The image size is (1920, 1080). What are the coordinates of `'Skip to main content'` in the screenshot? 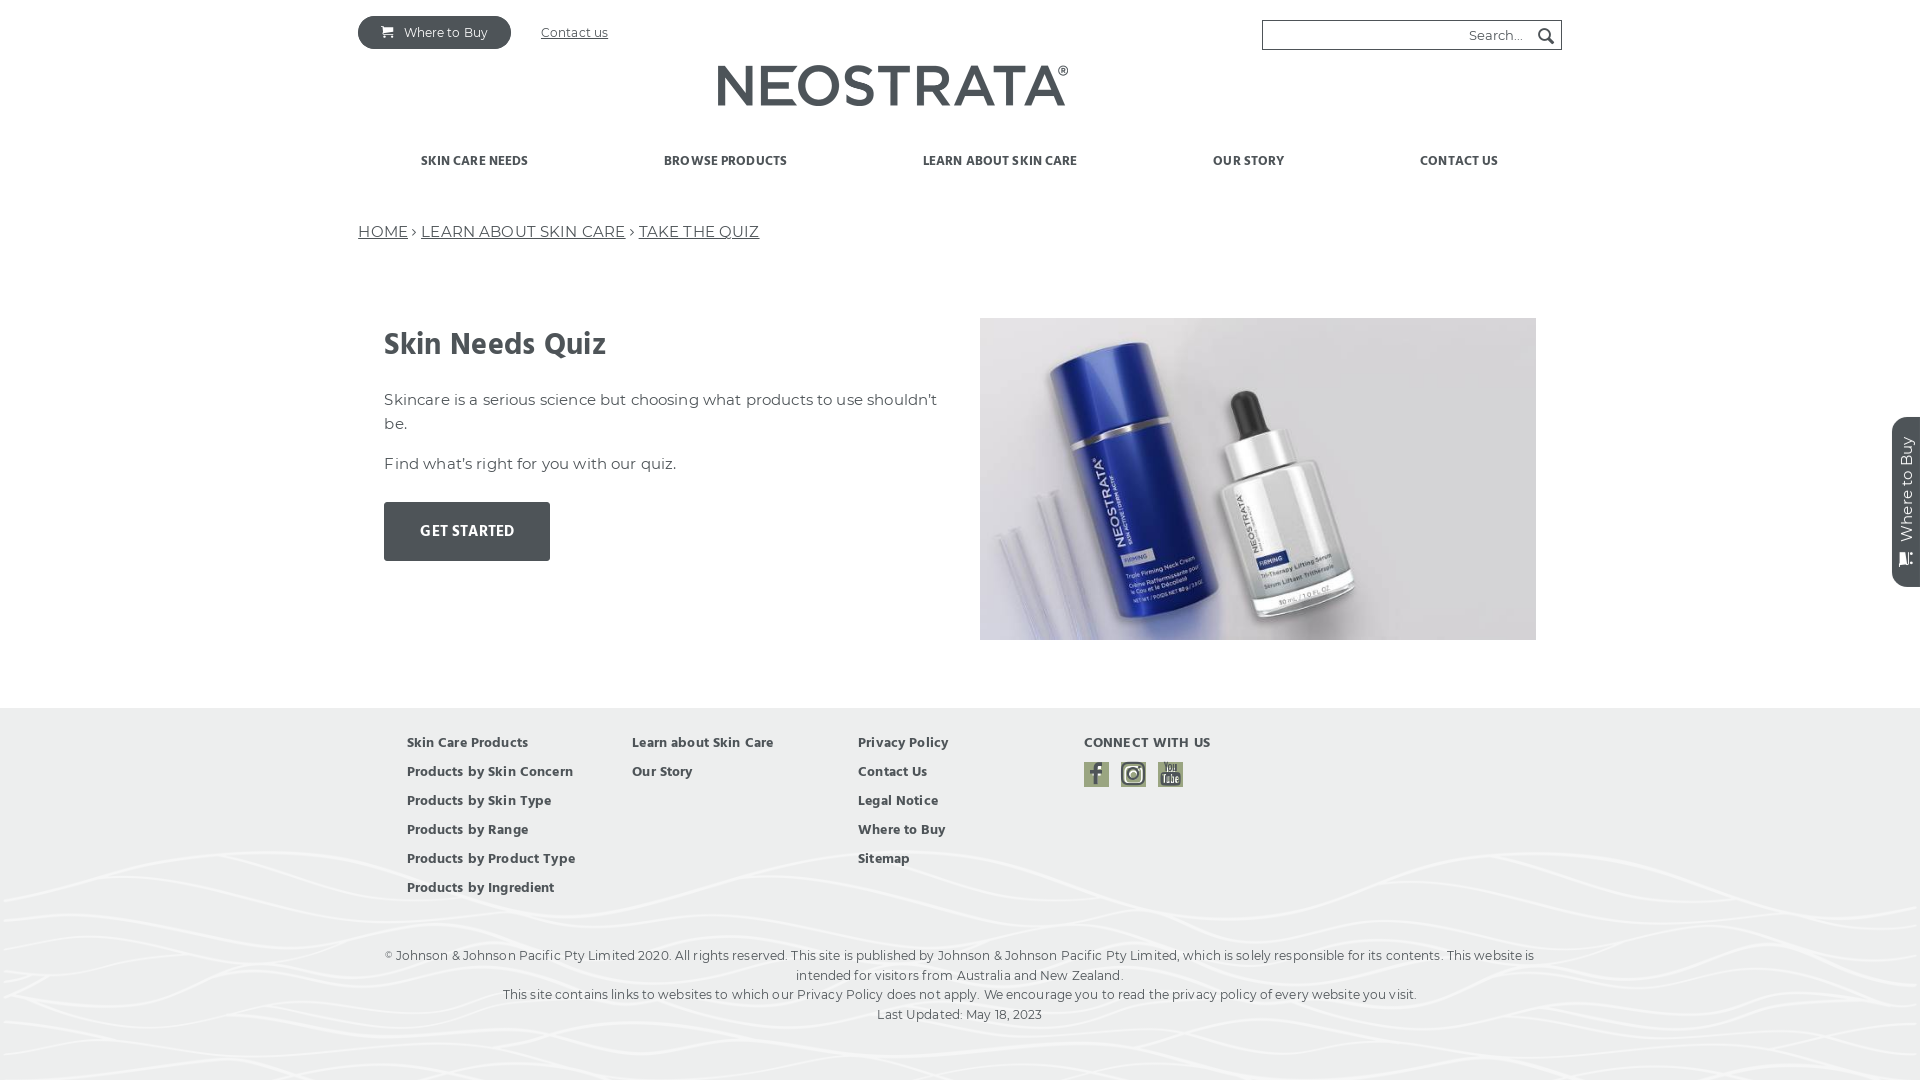 It's located at (67, 0).